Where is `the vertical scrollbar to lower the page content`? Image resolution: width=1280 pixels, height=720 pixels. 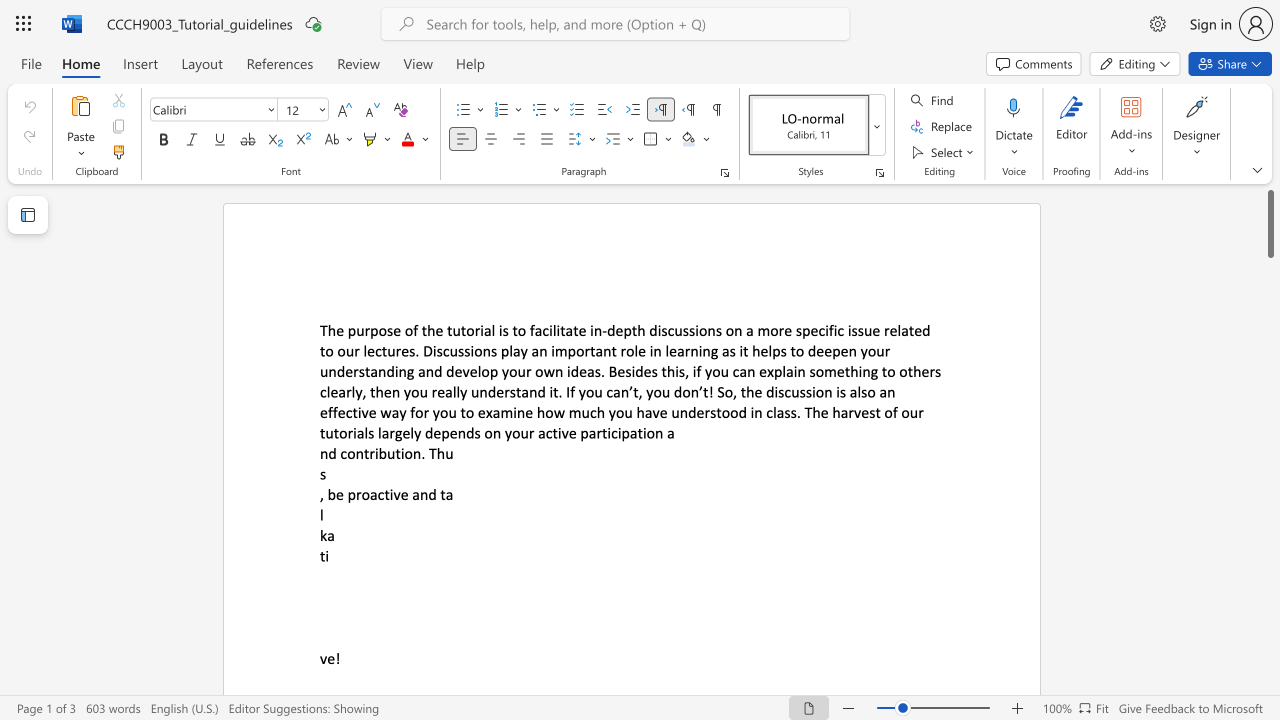 the vertical scrollbar to lower the page content is located at coordinates (1269, 580).